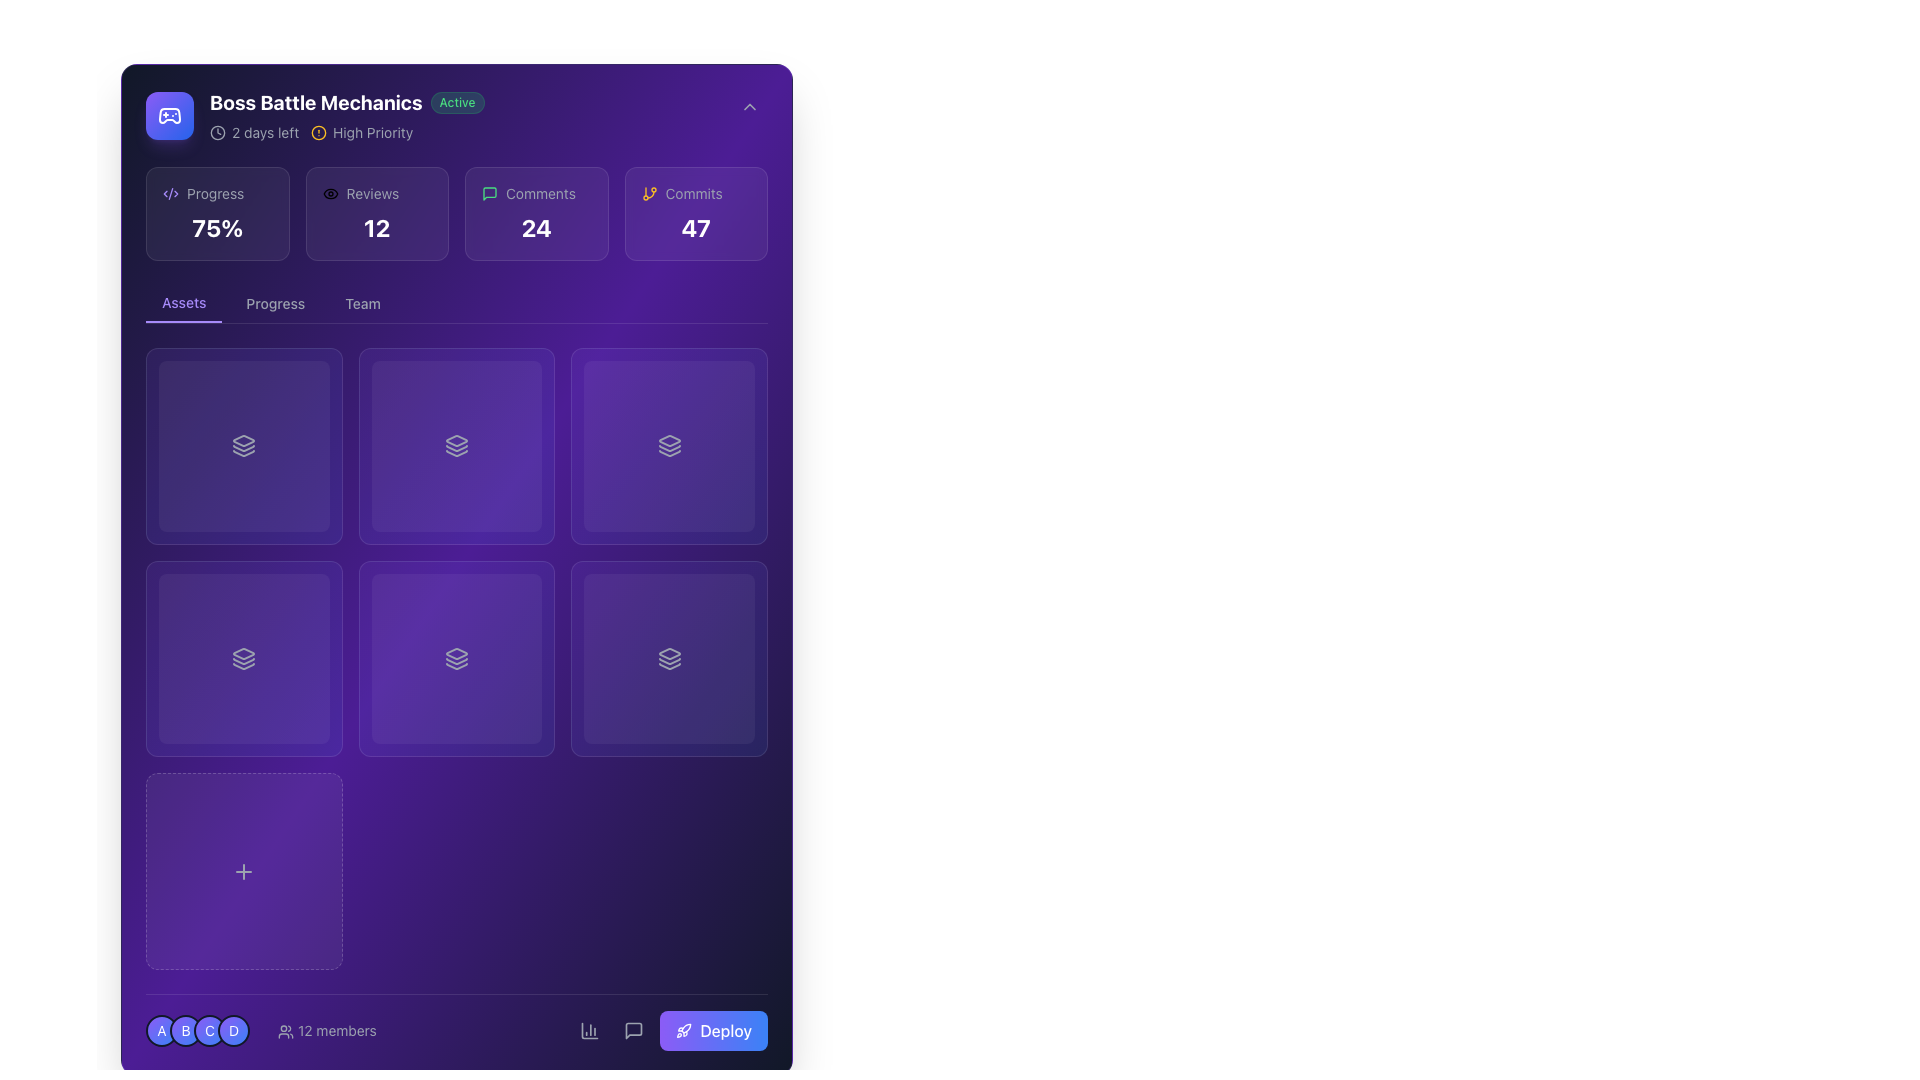 The image size is (1920, 1080). What do you see at coordinates (243, 659) in the screenshot?
I see `the transparent rectangular Background overlay with a gradient from violet to blue, located in the second card of the first row under the 'Assets' tab` at bounding box center [243, 659].